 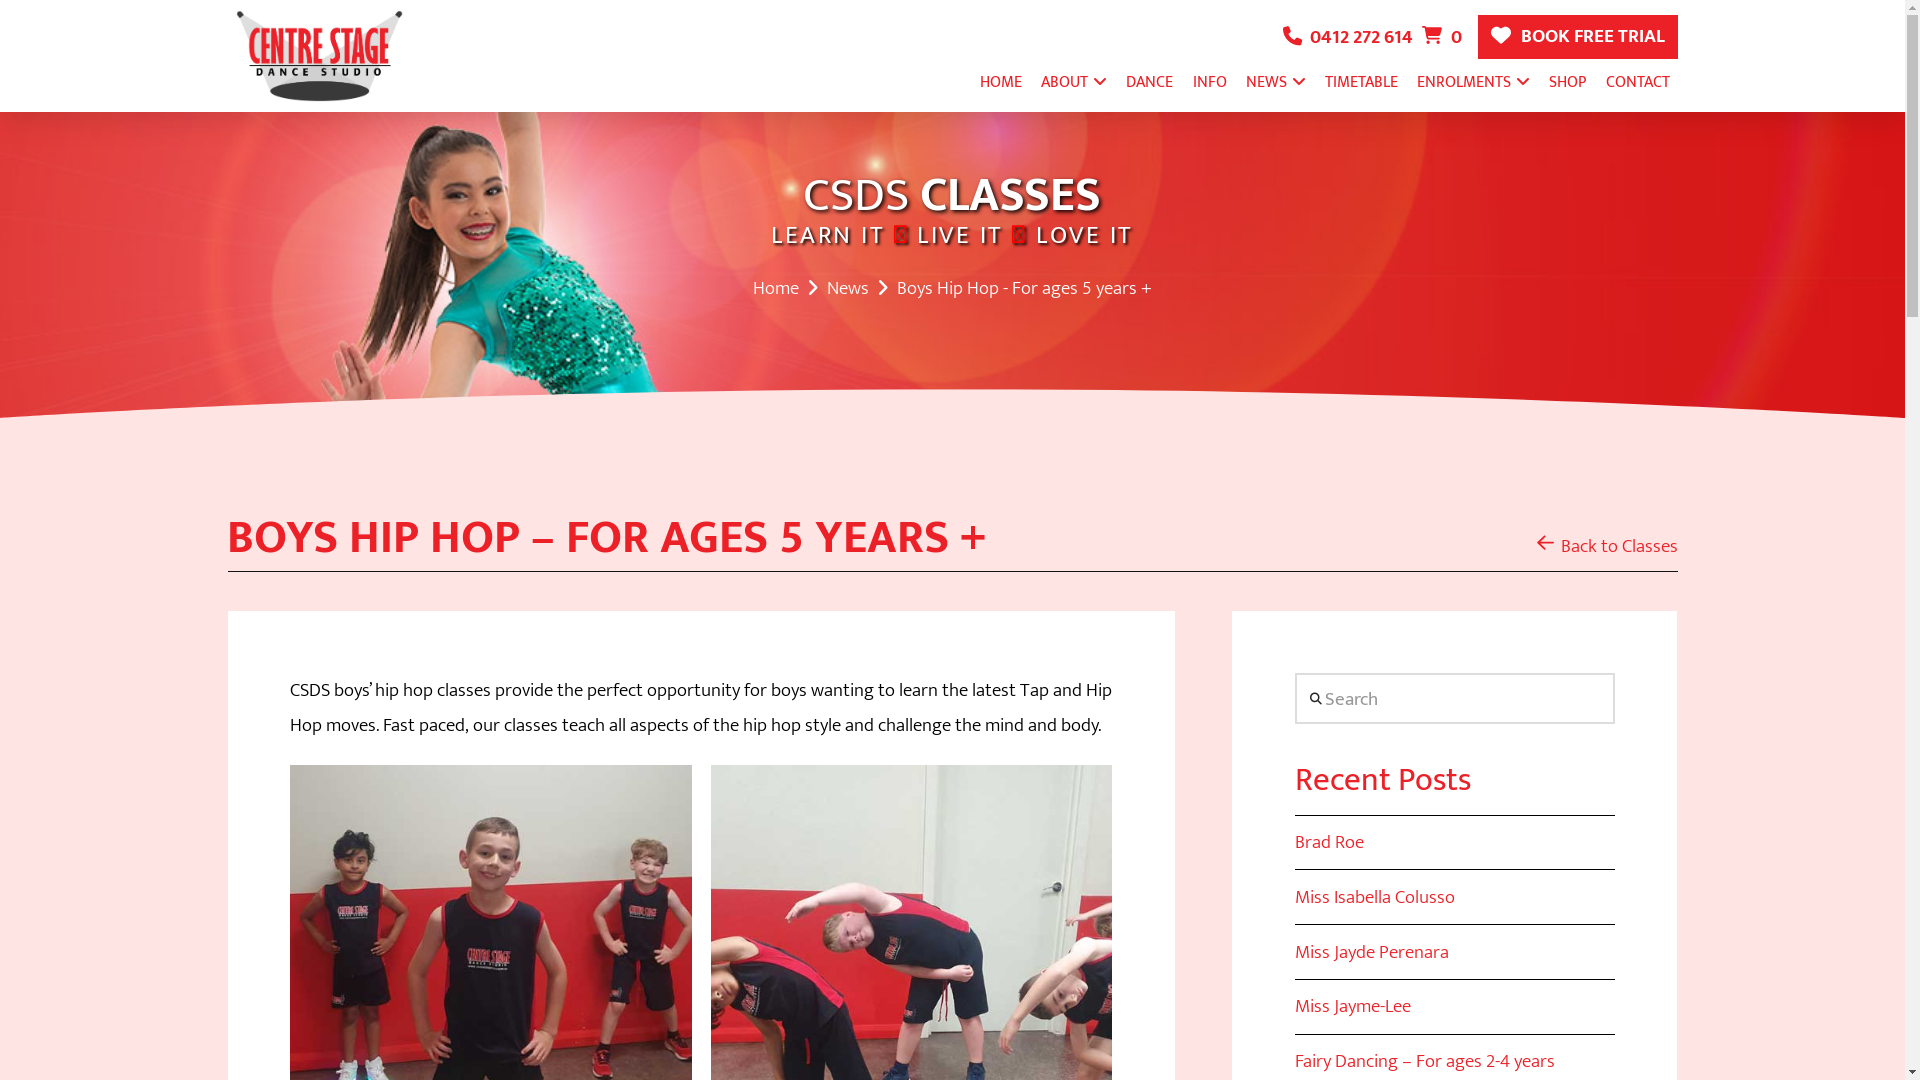 What do you see at coordinates (848, 288) in the screenshot?
I see `'News'` at bounding box center [848, 288].